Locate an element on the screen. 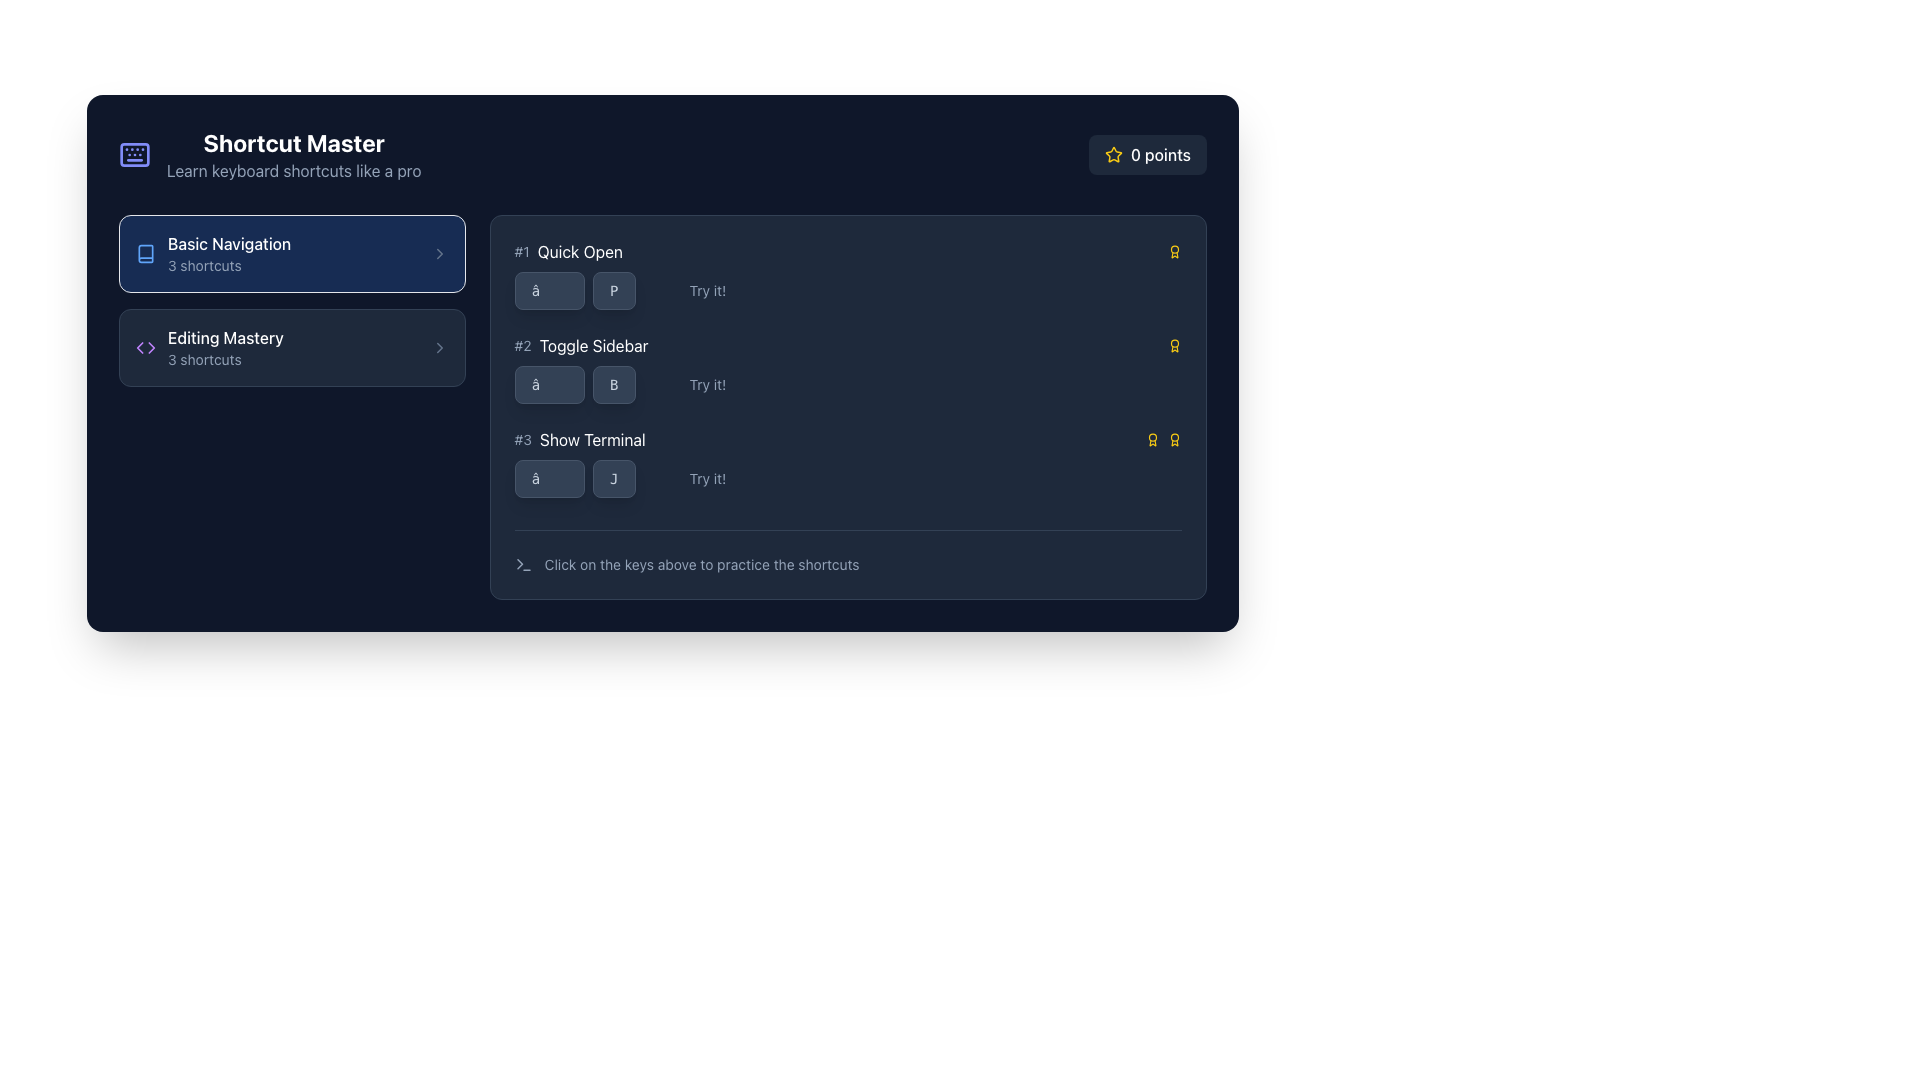 This screenshot has height=1080, width=1920. the 'Editing Mastery' icon located in the left column under the 'Shortcut Master' section, next to the text 'Editing Mastery 3 shortcuts' is located at coordinates (144, 346).